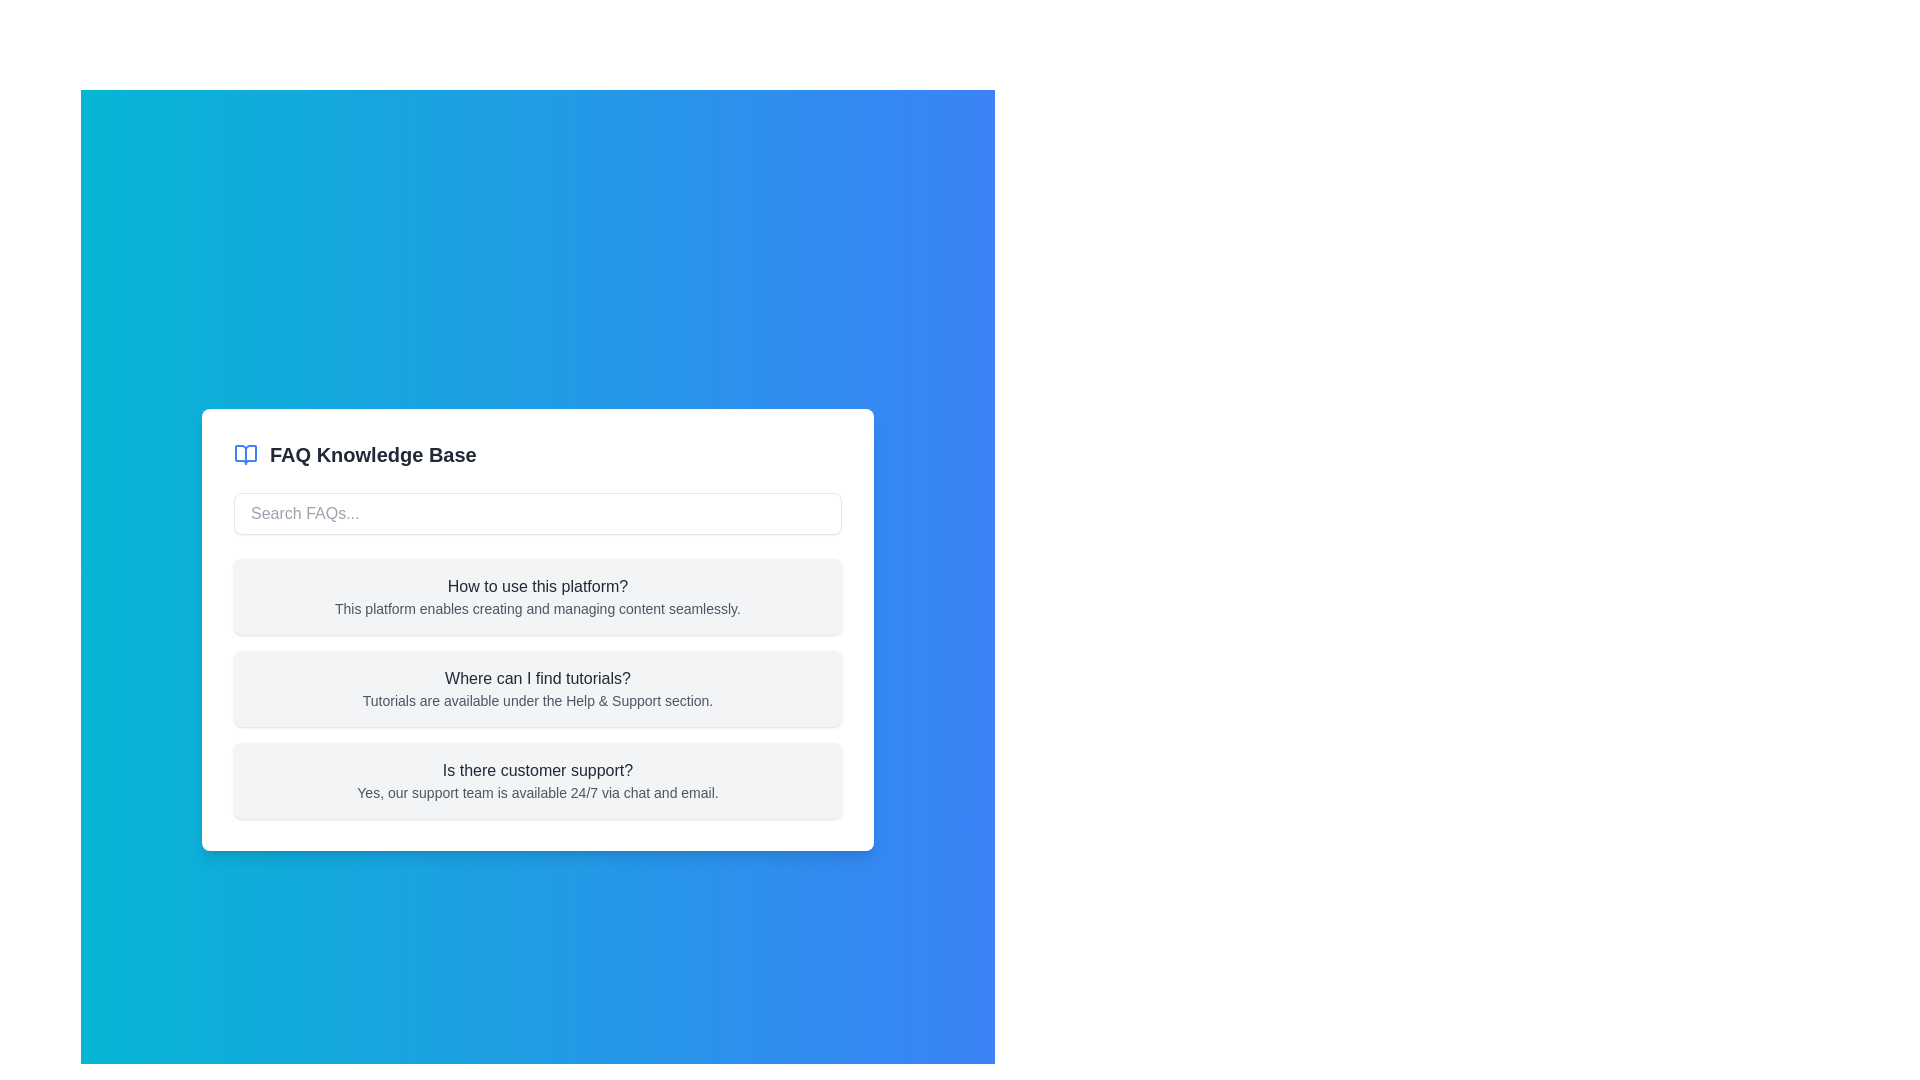 The image size is (1920, 1080). What do you see at coordinates (537, 770) in the screenshot?
I see `the static text label that serves as a question heading in the FAQ section, located inside a card with a light gray background at the bottom of the visible FAQ section` at bounding box center [537, 770].